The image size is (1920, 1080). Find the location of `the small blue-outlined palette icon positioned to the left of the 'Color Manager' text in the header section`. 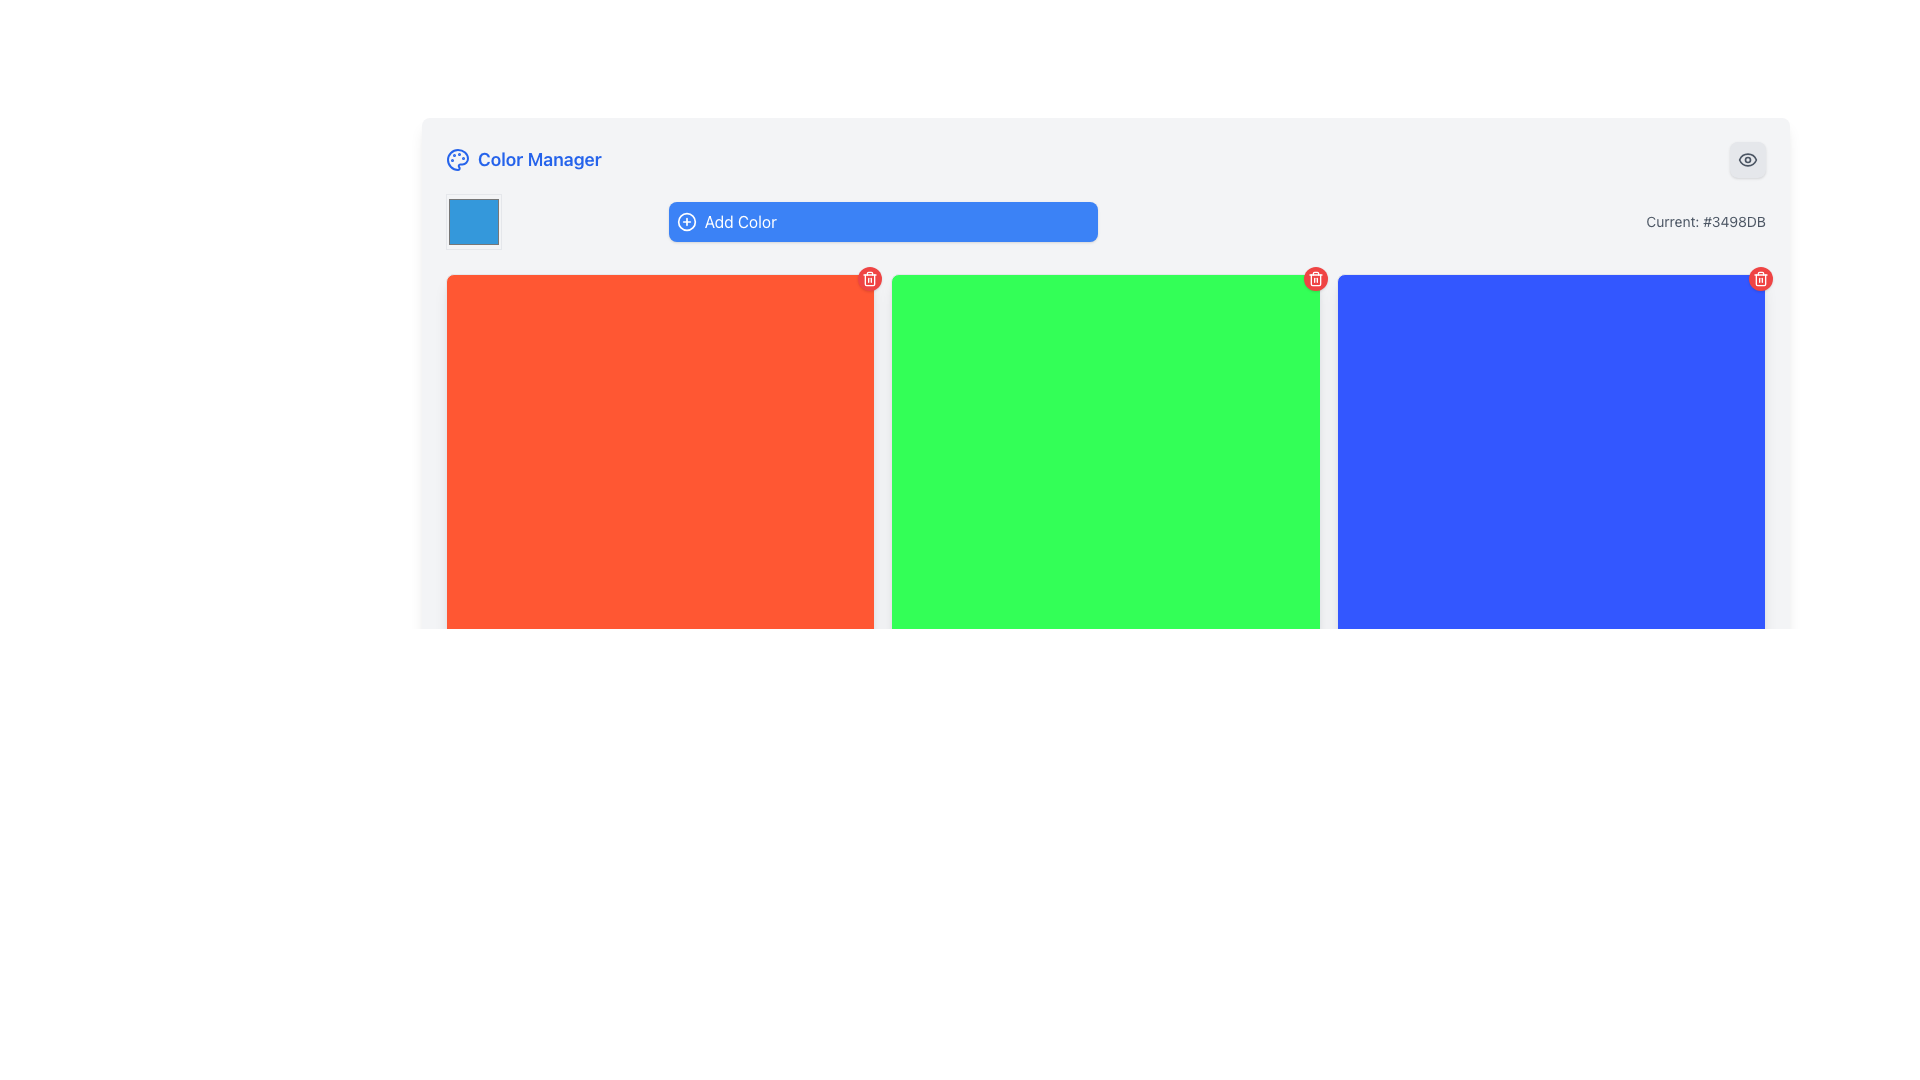

the small blue-outlined palette icon positioned to the left of the 'Color Manager' text in the header section is located at coordinates (456, 158).